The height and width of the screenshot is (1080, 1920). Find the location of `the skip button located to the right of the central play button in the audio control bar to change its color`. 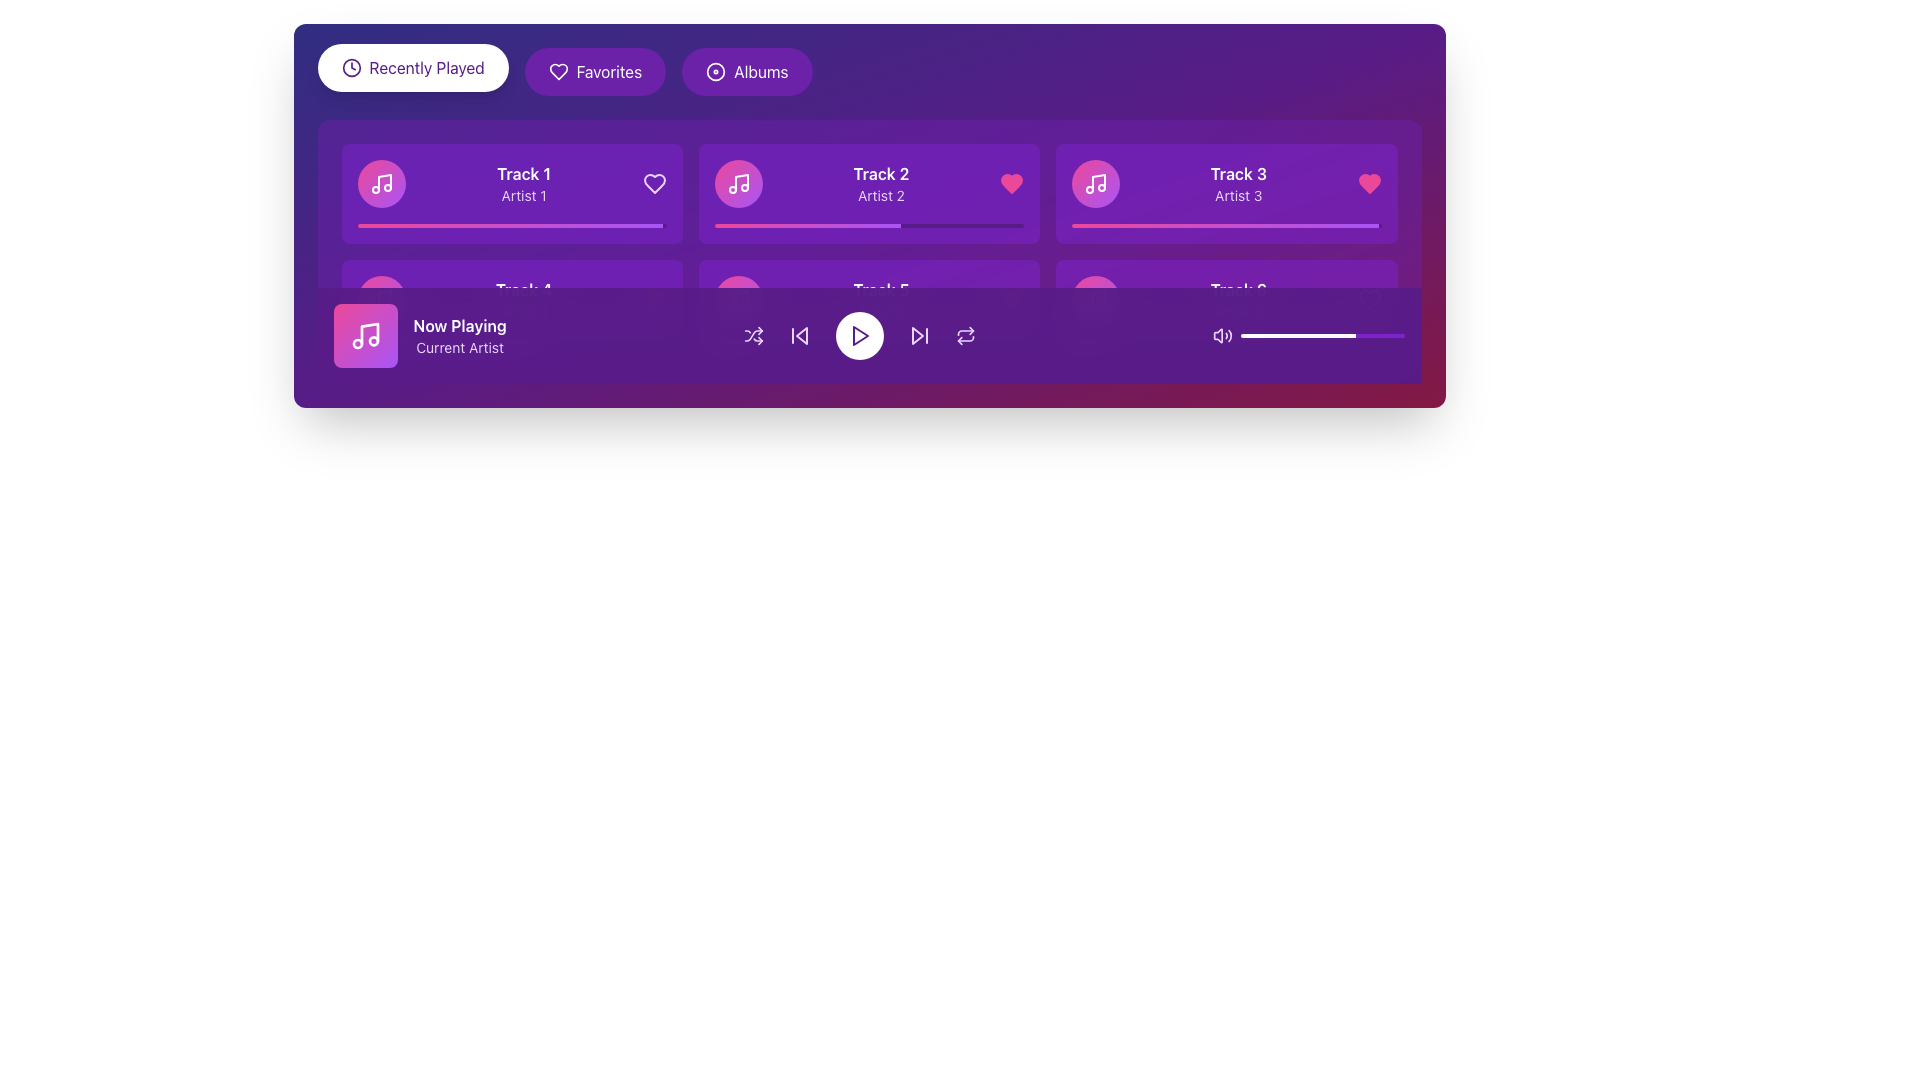

the skip button located to the right of the central play button in the audio control bar to change its color is located at coordinates (919, 334).